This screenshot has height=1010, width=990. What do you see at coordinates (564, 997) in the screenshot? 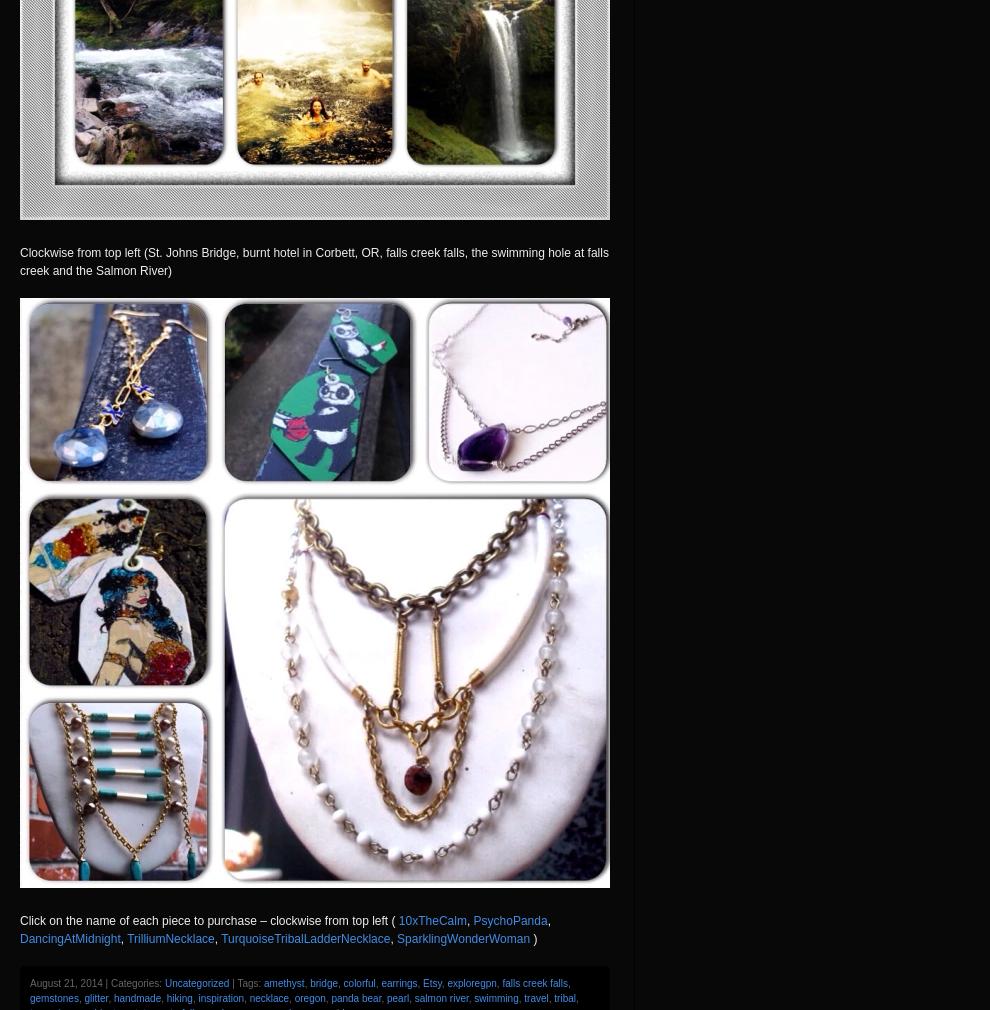
I see `'tribal'` at bounding box center [564, 997].